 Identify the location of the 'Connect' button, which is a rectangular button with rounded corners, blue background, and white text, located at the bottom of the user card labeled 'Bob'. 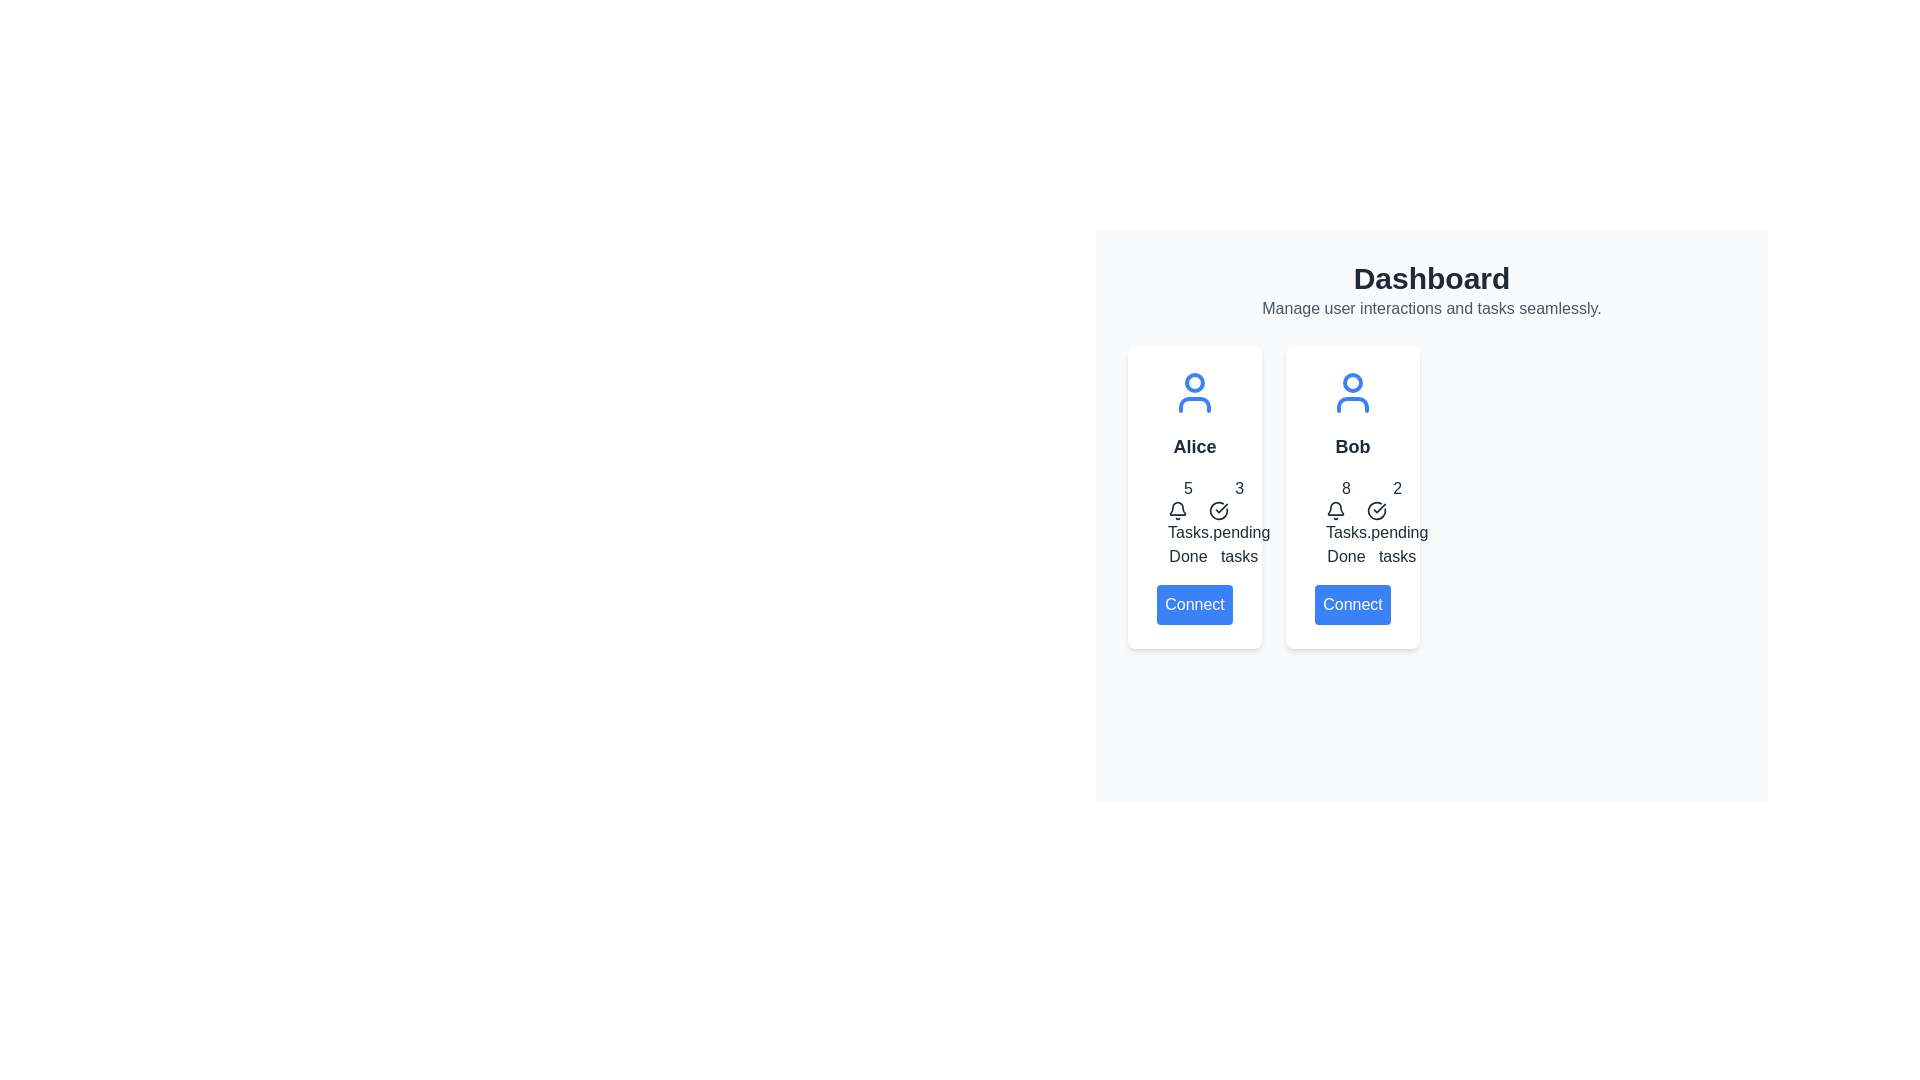
(1353, 604).